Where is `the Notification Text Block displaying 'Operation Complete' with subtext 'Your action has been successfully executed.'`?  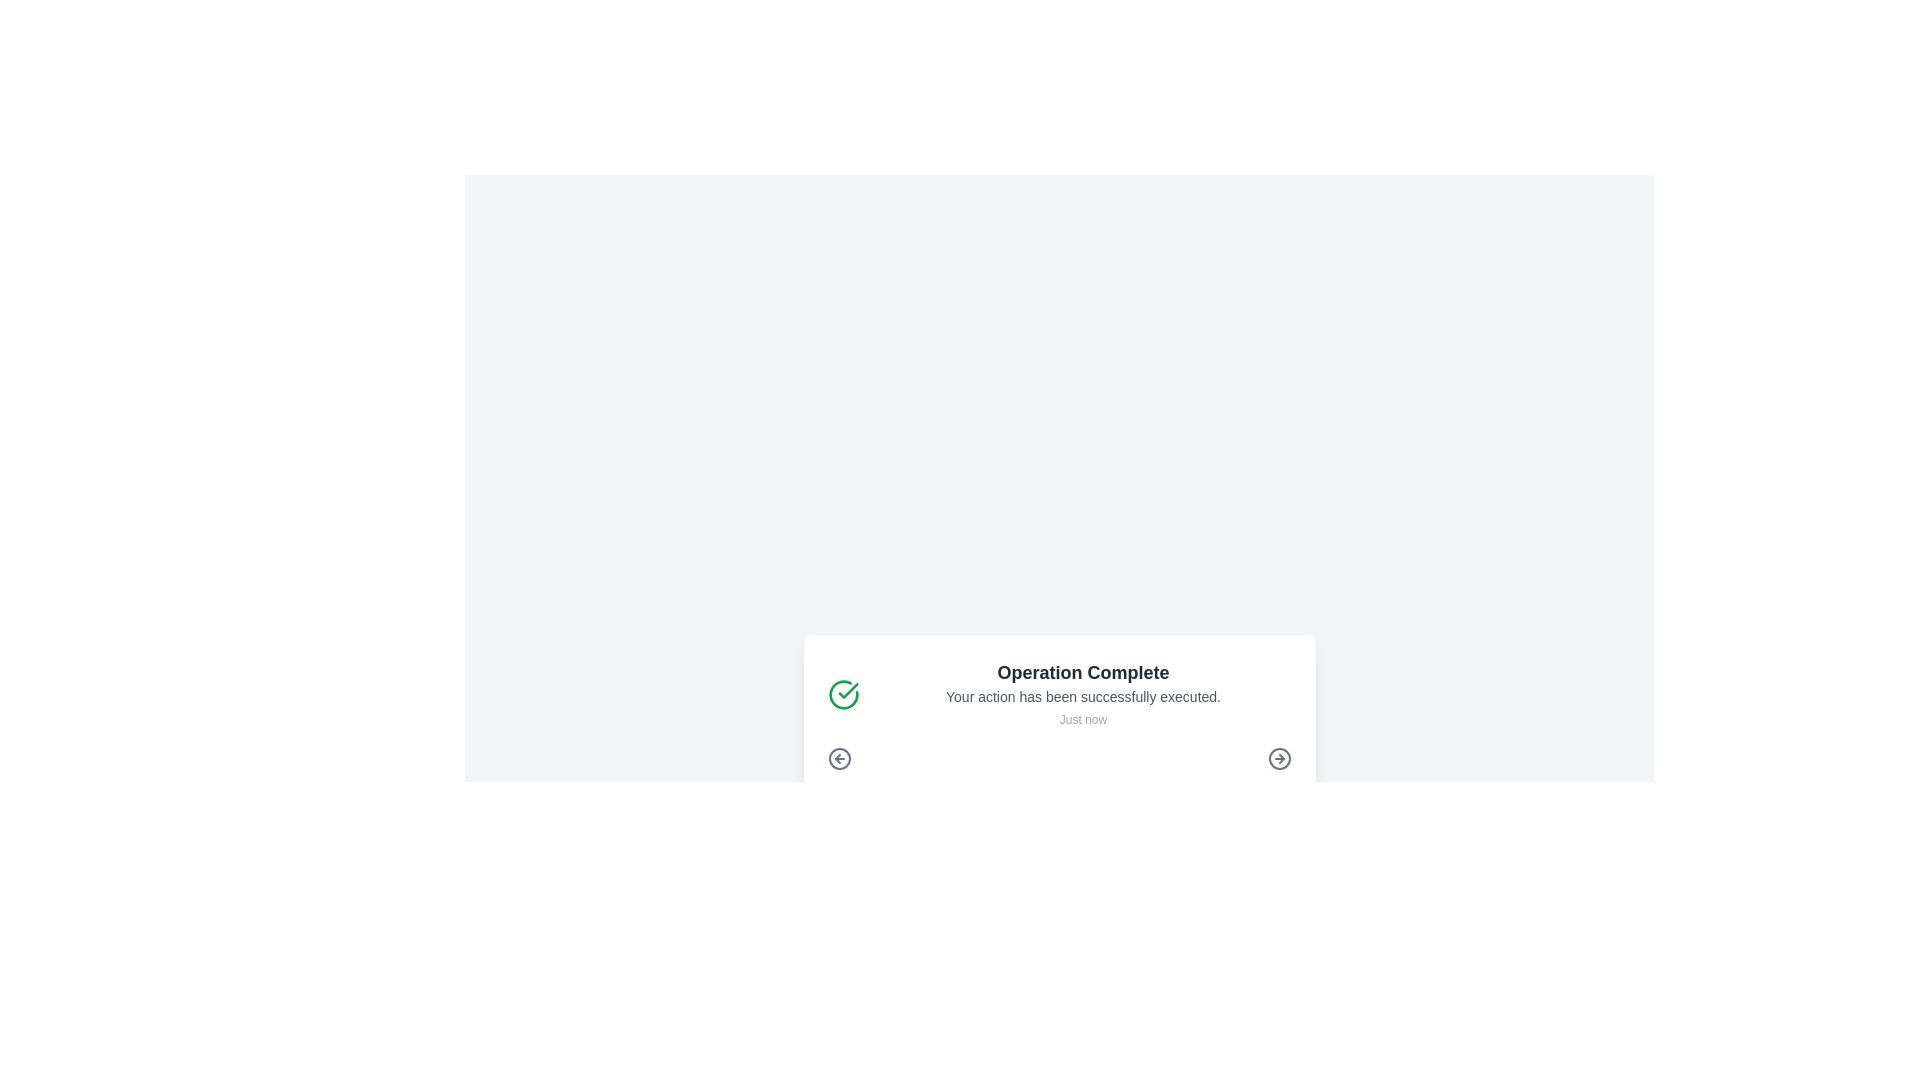
the Notification Text Block displaying 'Operation Complete' with subtext 'Your action has been successfully executed.' is located at coordinates (1082, 693).